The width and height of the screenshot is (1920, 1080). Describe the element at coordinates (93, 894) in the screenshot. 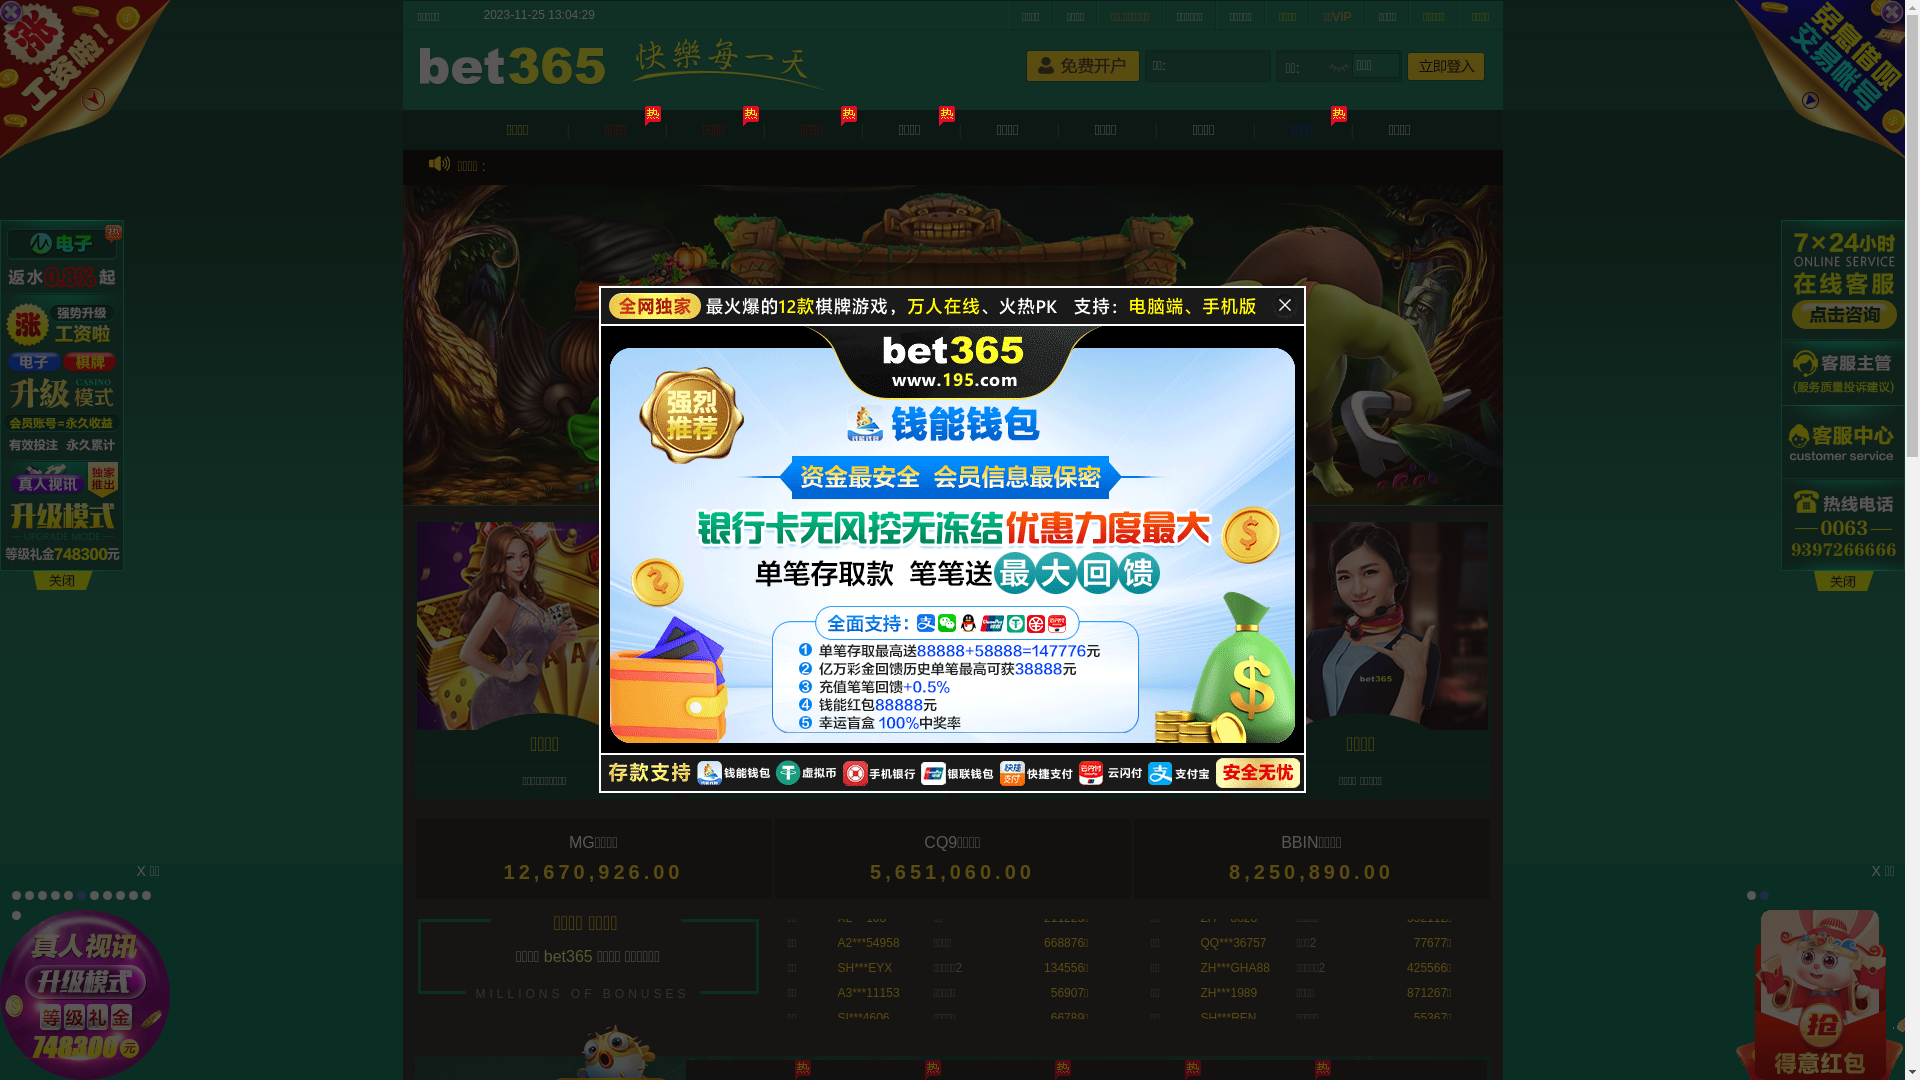

I see `'7'` at that location.